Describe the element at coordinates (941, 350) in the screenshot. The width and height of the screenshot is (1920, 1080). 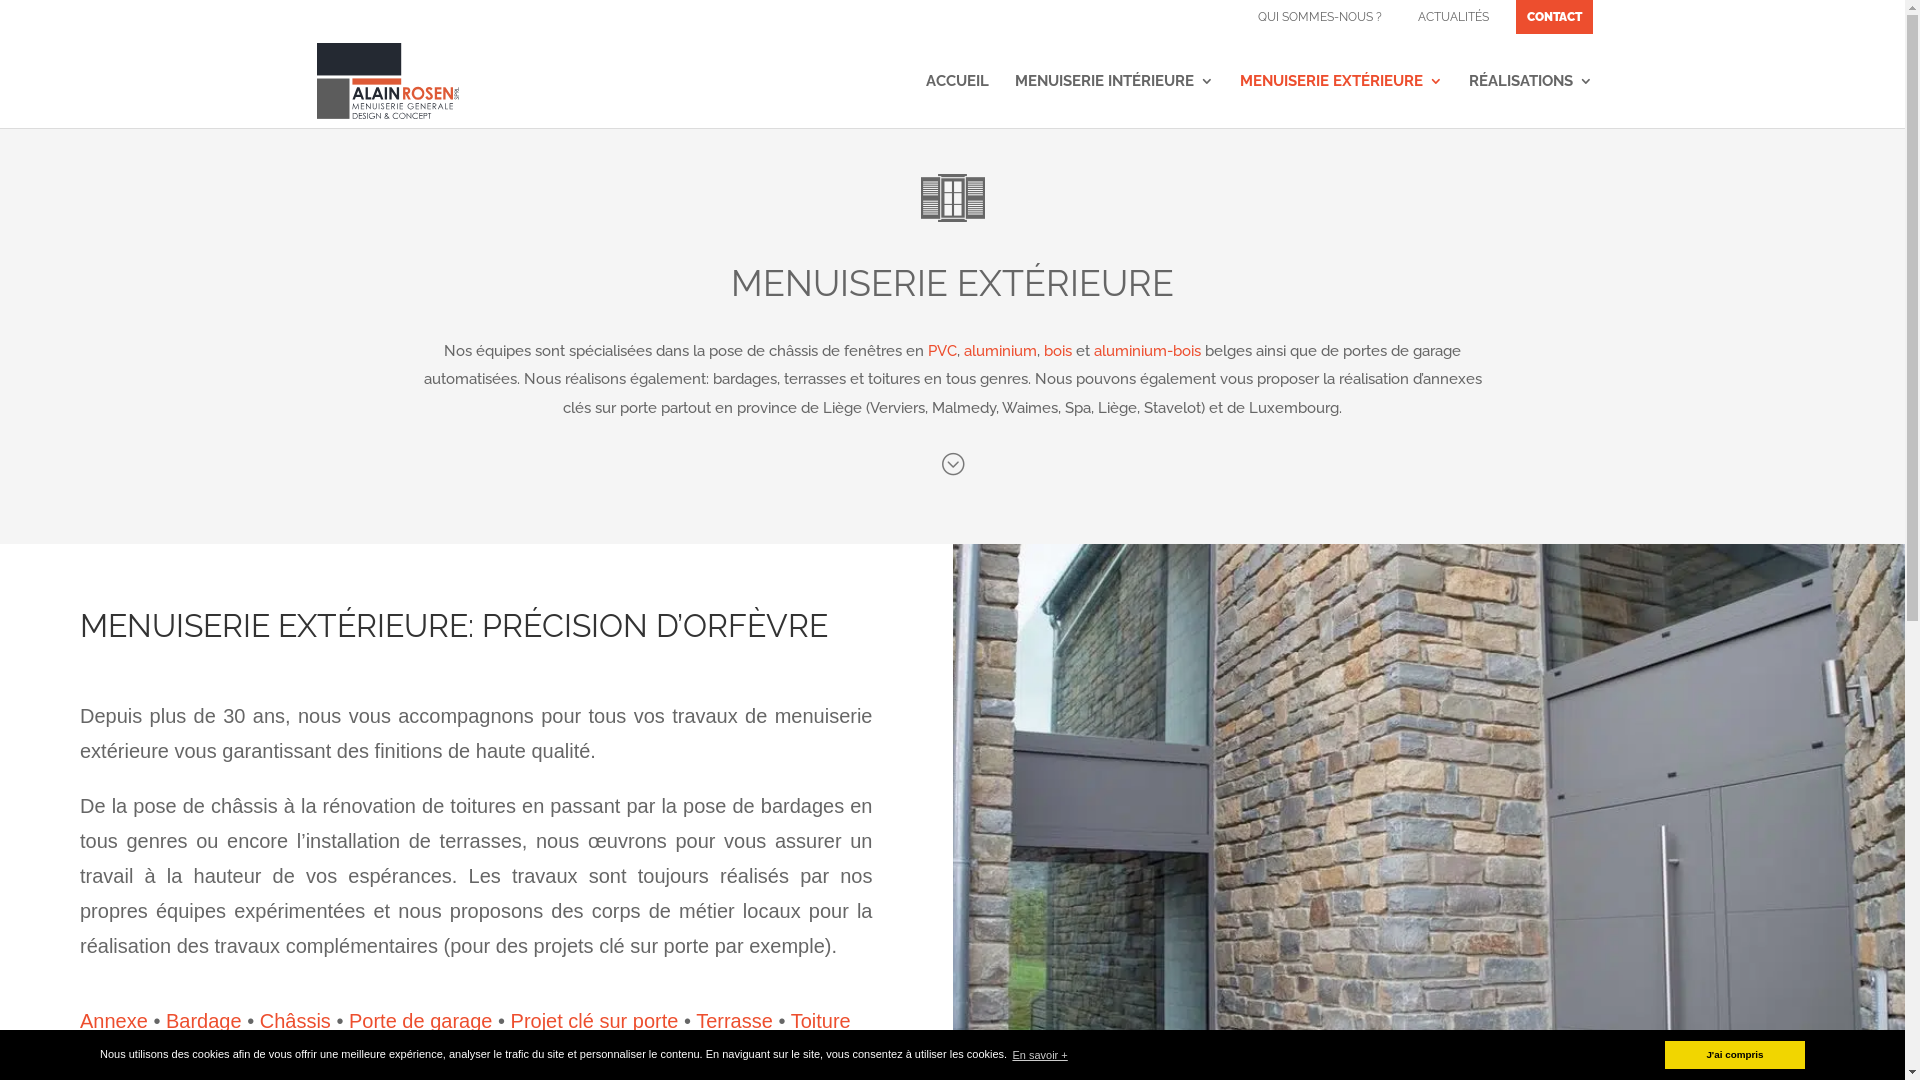
I see `'PVC'` at that location.